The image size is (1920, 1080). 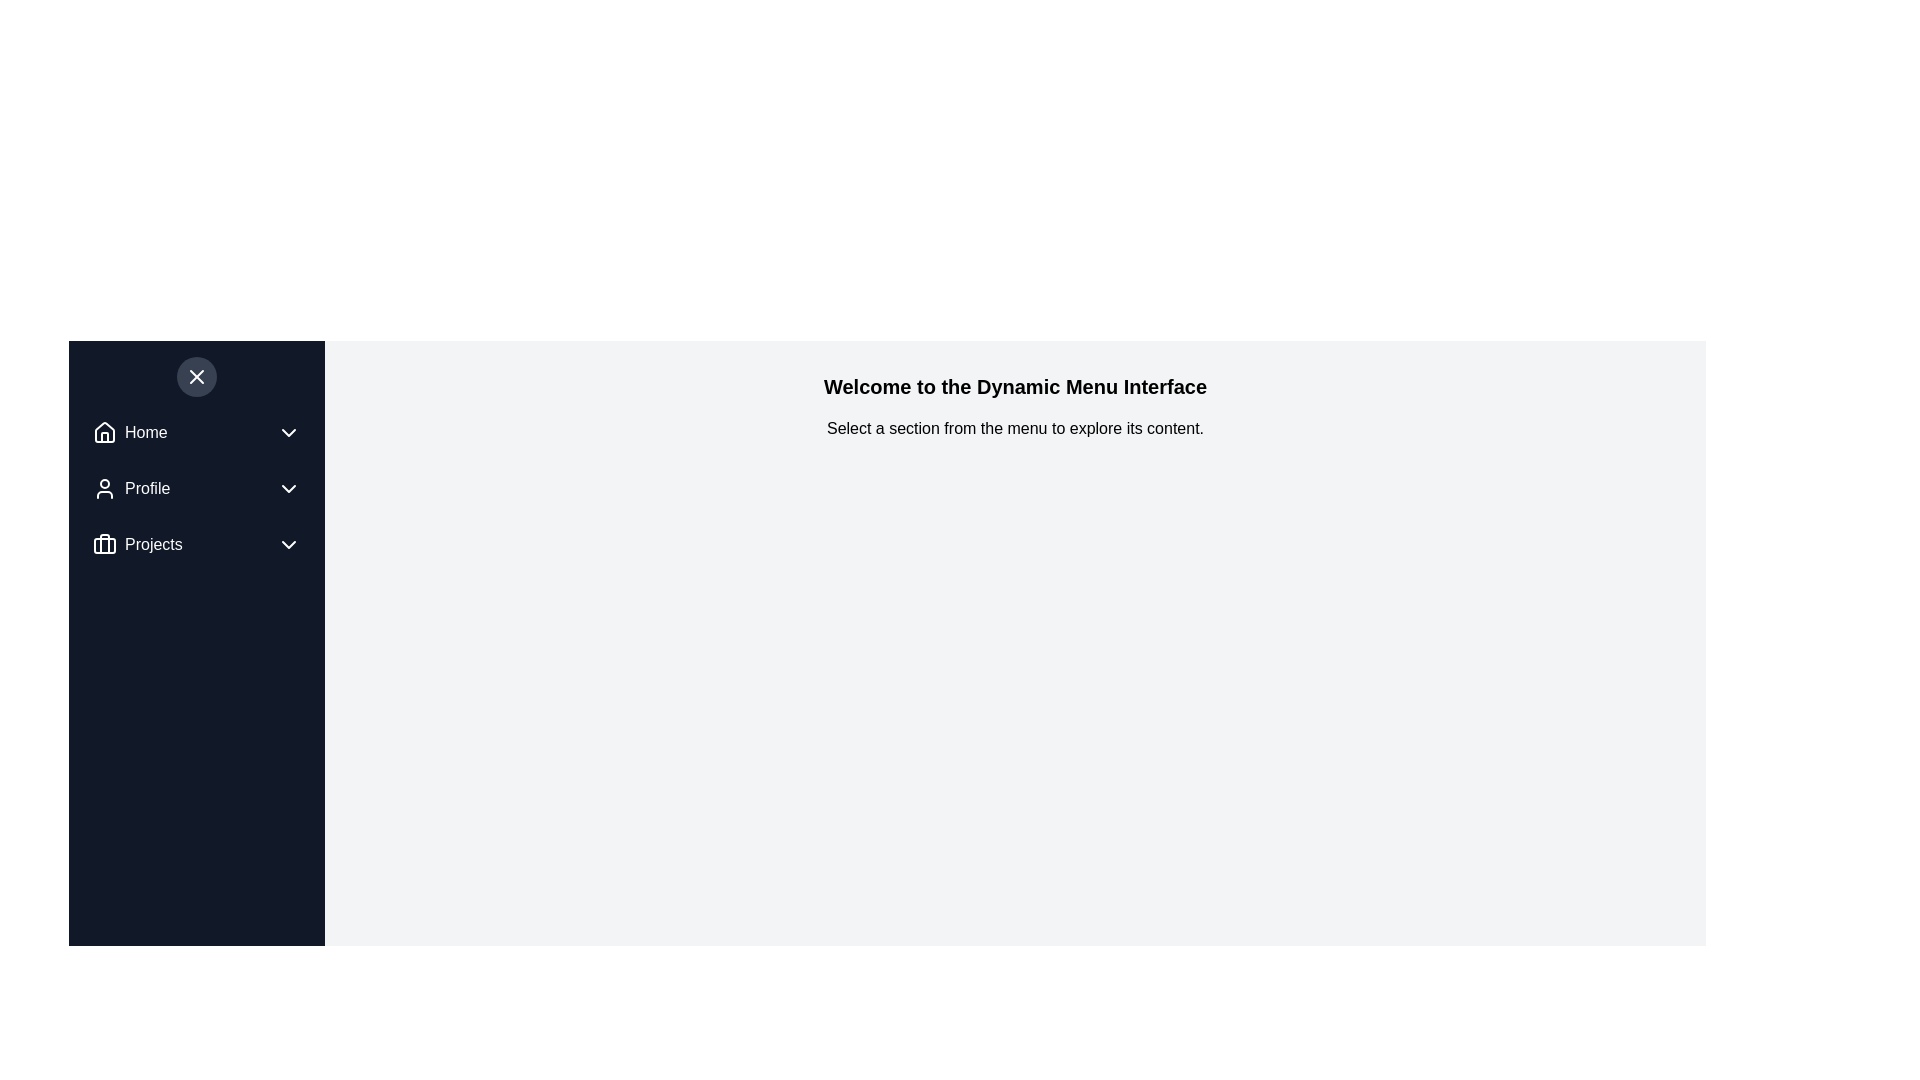 What do you see at coordinates (130, 489) in the screenshot?
I see `the 'Profile' menu item, which is the second item in the vertical list of menu options in the left sidebar` at bounding box center [130, 489].